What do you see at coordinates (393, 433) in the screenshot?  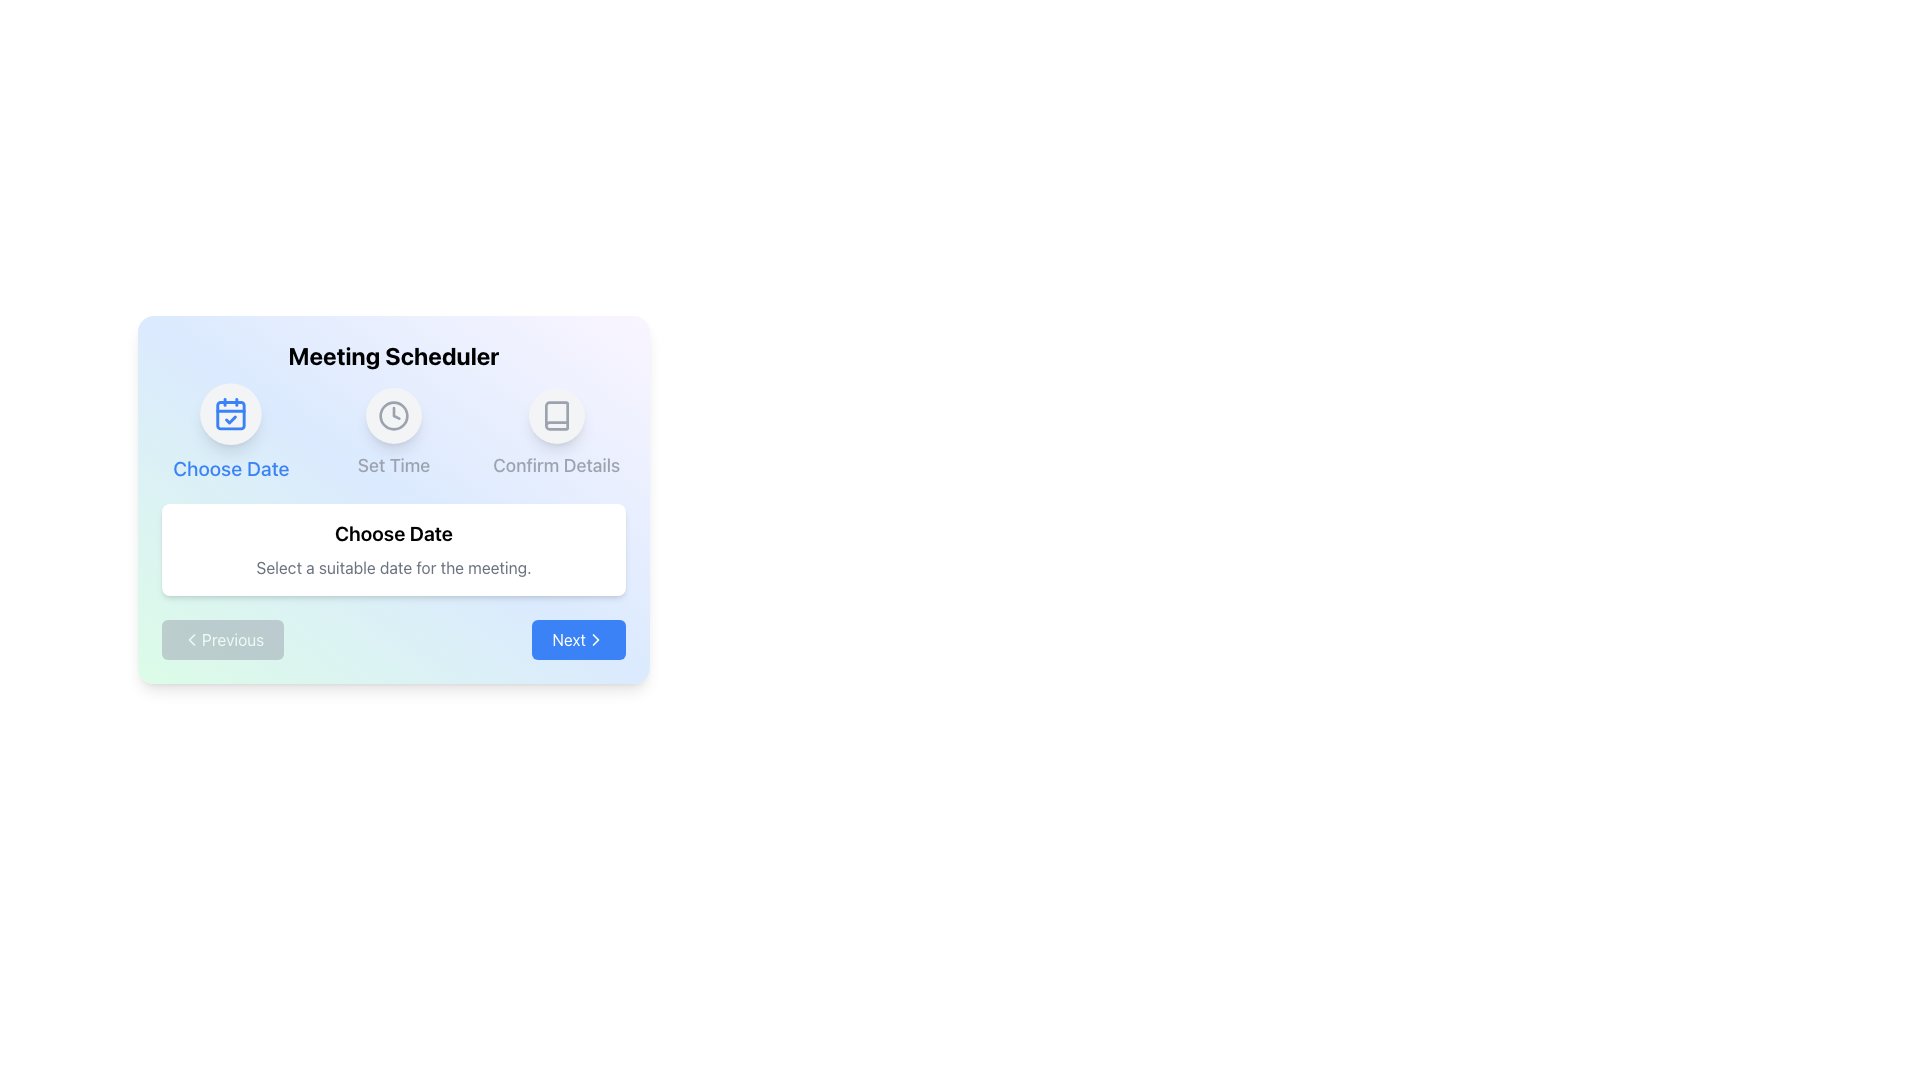 I see `the second section of the Navigation indicator / Step menu titled 'Set Time', which is part of the 'Meeting Scheduler' panel` at bounding box center [393, 433].